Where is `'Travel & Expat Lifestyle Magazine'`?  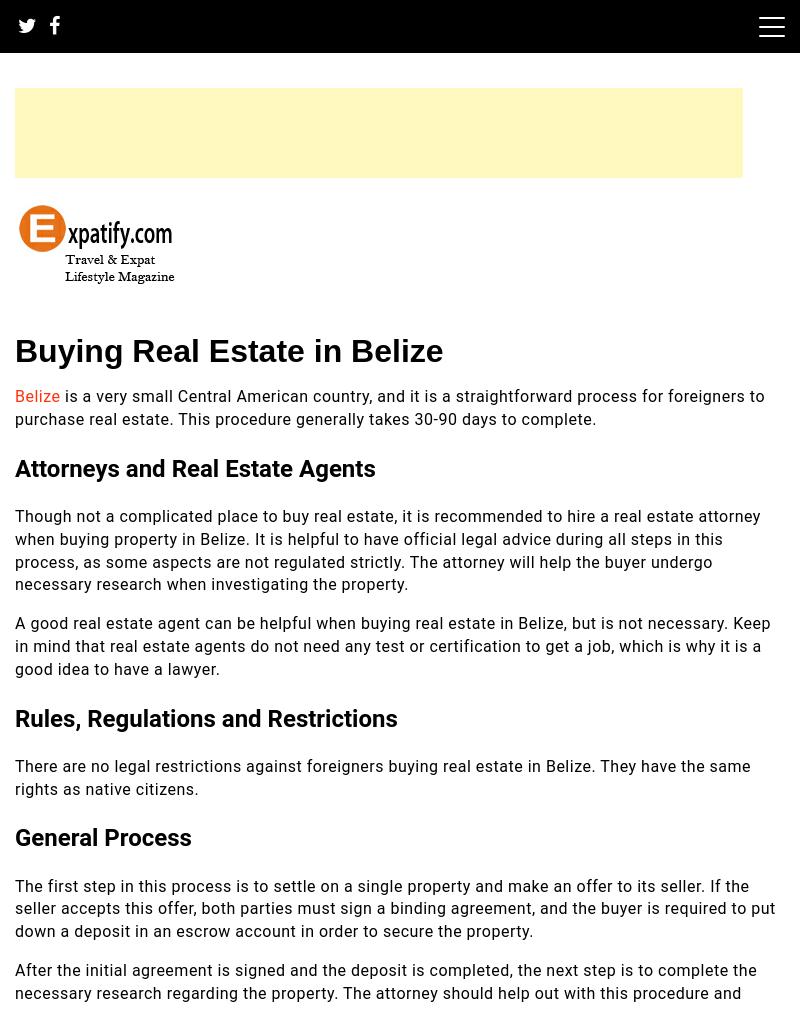 'Travel & Expat Lifestyle Magazine' is located at coordinates (14, 305).